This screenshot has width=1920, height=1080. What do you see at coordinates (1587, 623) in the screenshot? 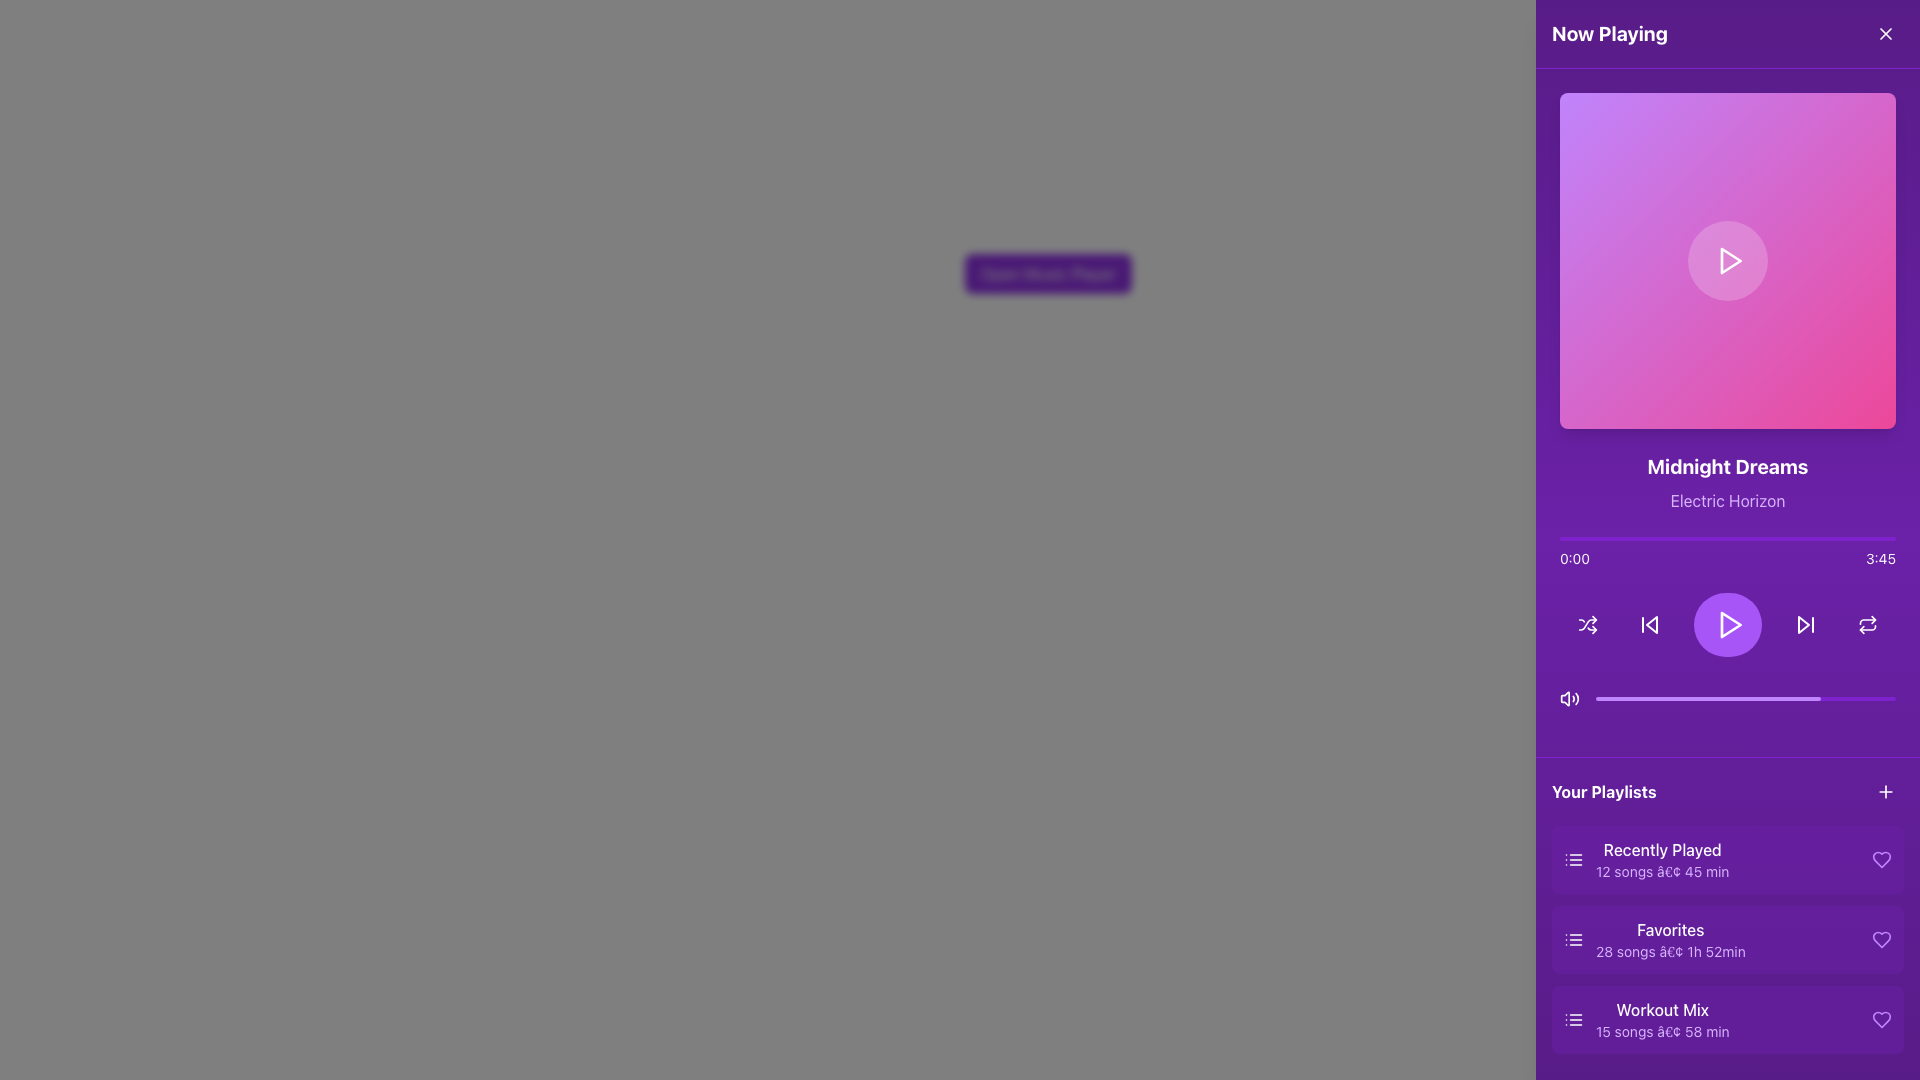
I see `the circular purple button with a white shuffle icon` at bounding box center [1587, 623].